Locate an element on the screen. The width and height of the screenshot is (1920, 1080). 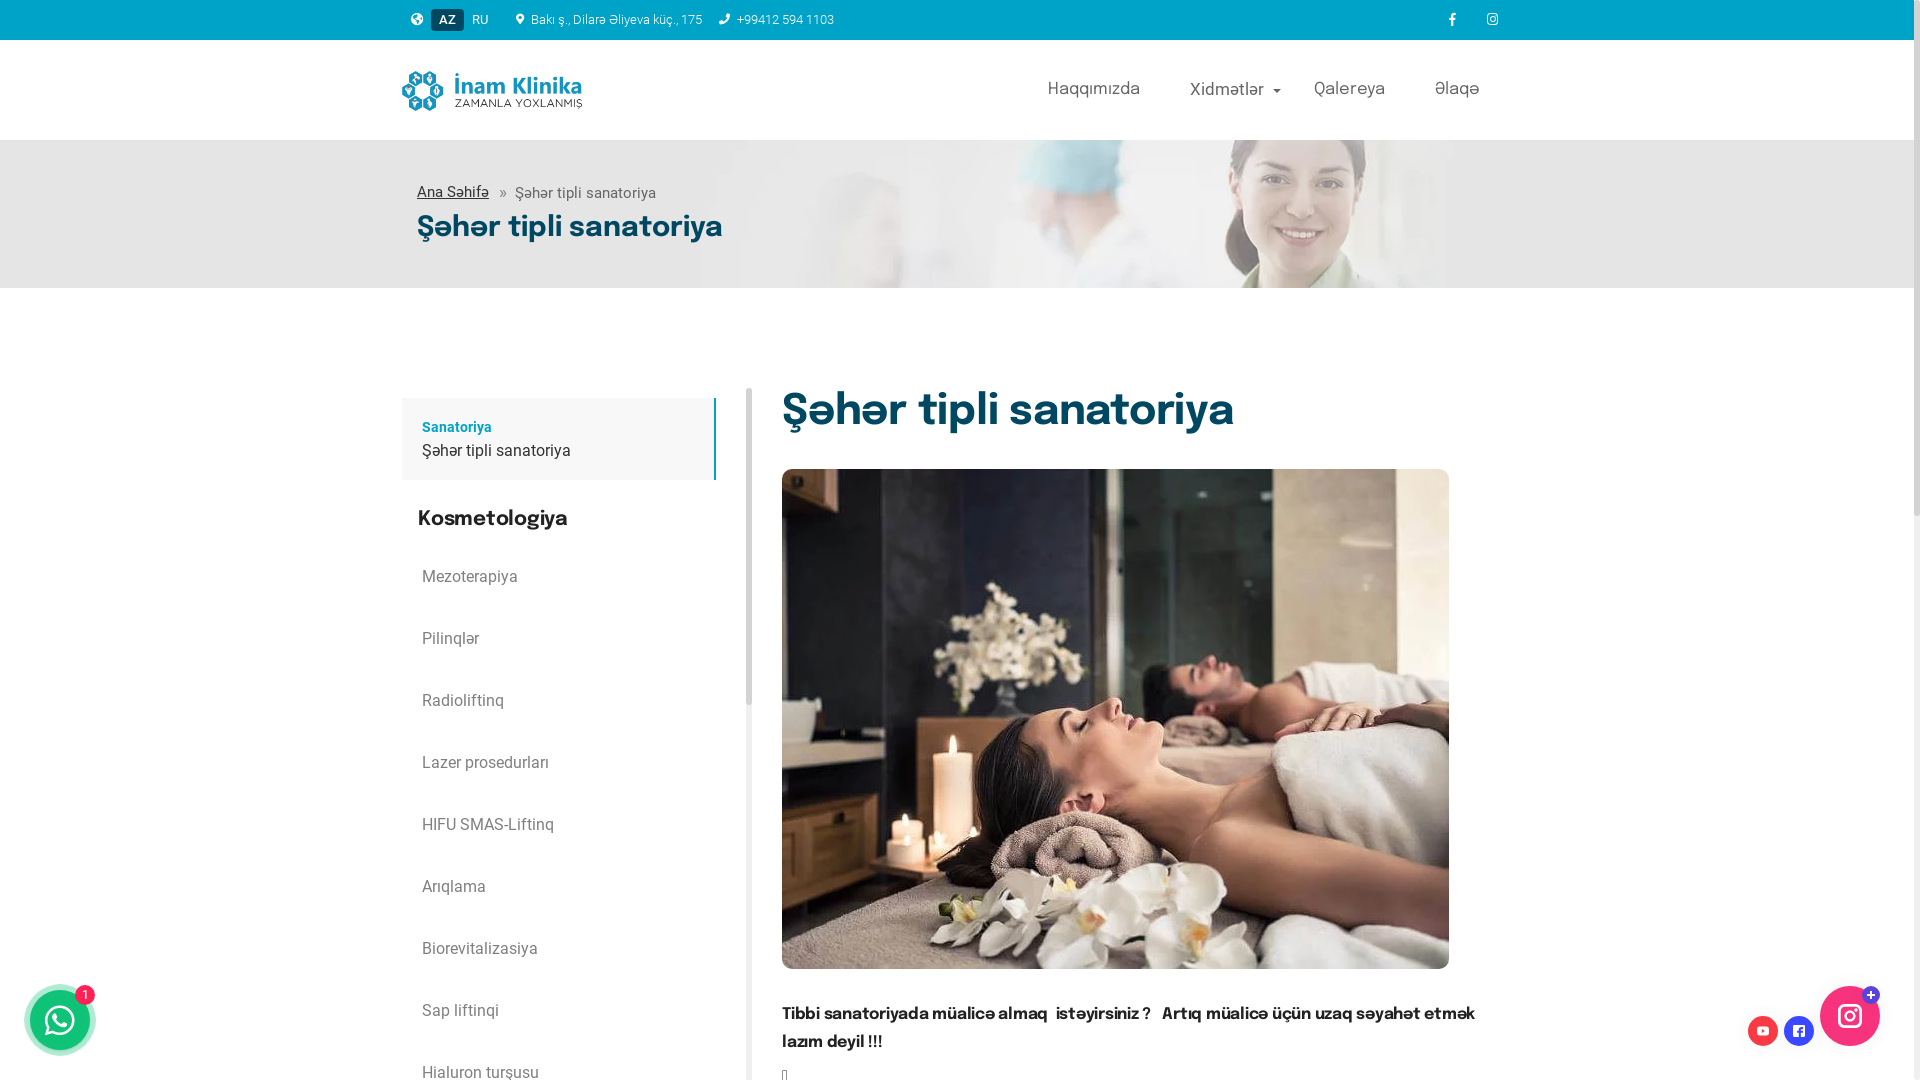
'+99412 594 1103' is located at coordinates (772, 19).